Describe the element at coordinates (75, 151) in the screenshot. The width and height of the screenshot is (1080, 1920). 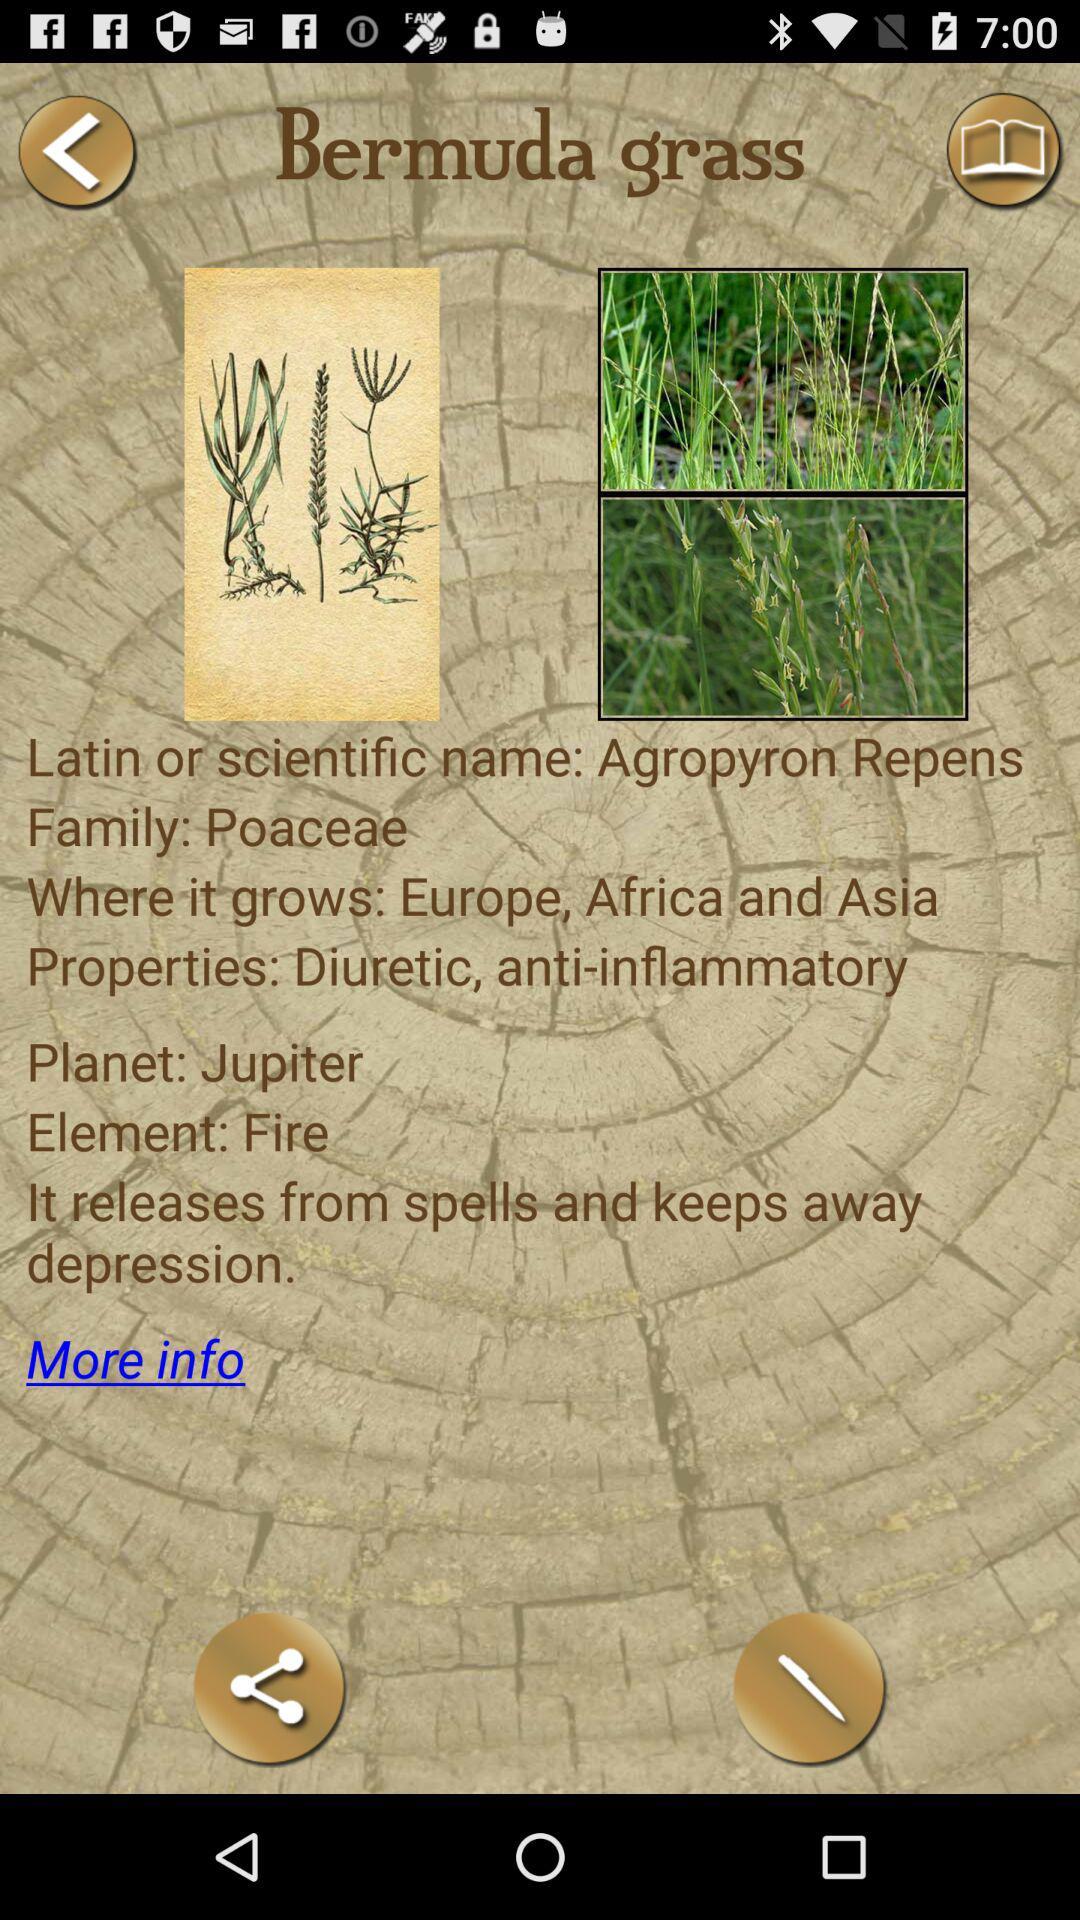
I see `go back` at that location.